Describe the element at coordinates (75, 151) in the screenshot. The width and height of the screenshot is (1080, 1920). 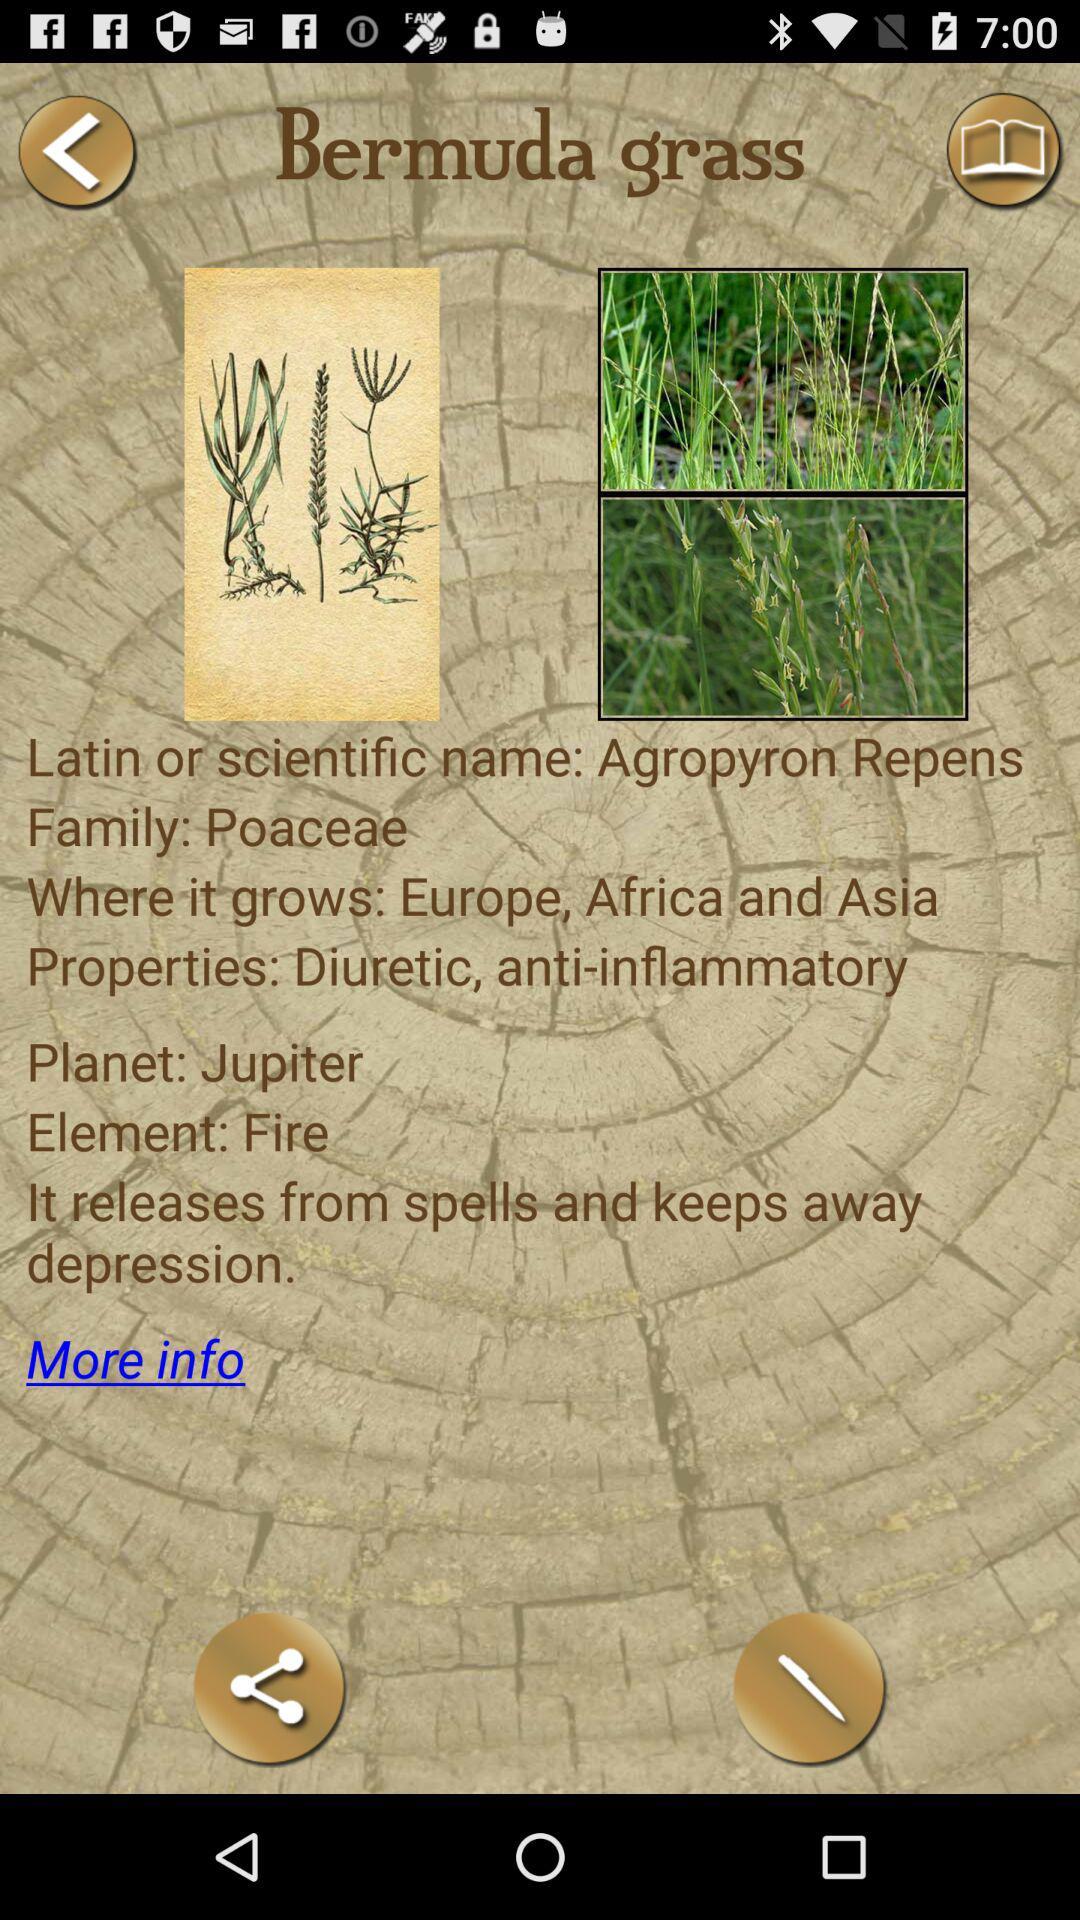
I see `go back` at that location.